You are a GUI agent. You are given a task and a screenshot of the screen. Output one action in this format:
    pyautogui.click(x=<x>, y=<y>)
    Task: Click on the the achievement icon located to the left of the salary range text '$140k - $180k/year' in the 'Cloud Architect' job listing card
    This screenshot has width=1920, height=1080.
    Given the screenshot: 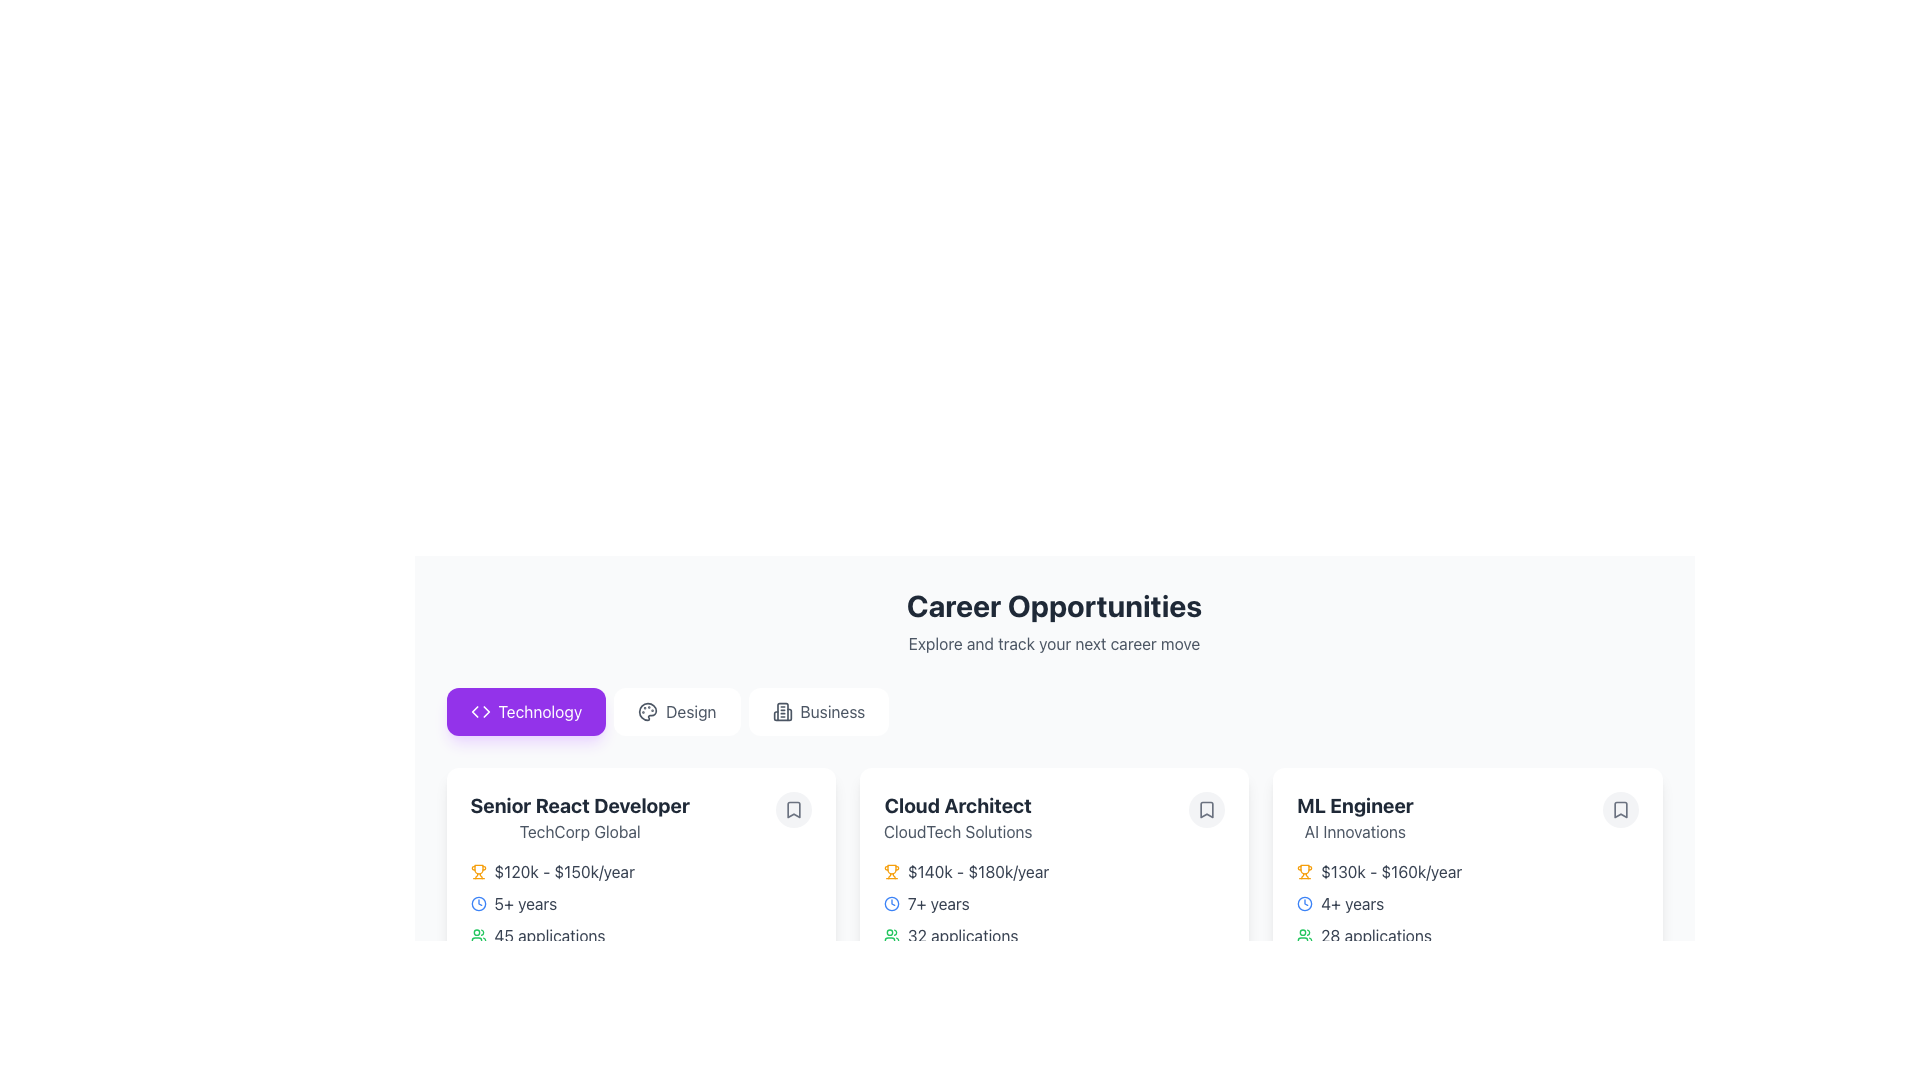 What is the action you would take?
    pyautogui.click(x=890, y=870)
    